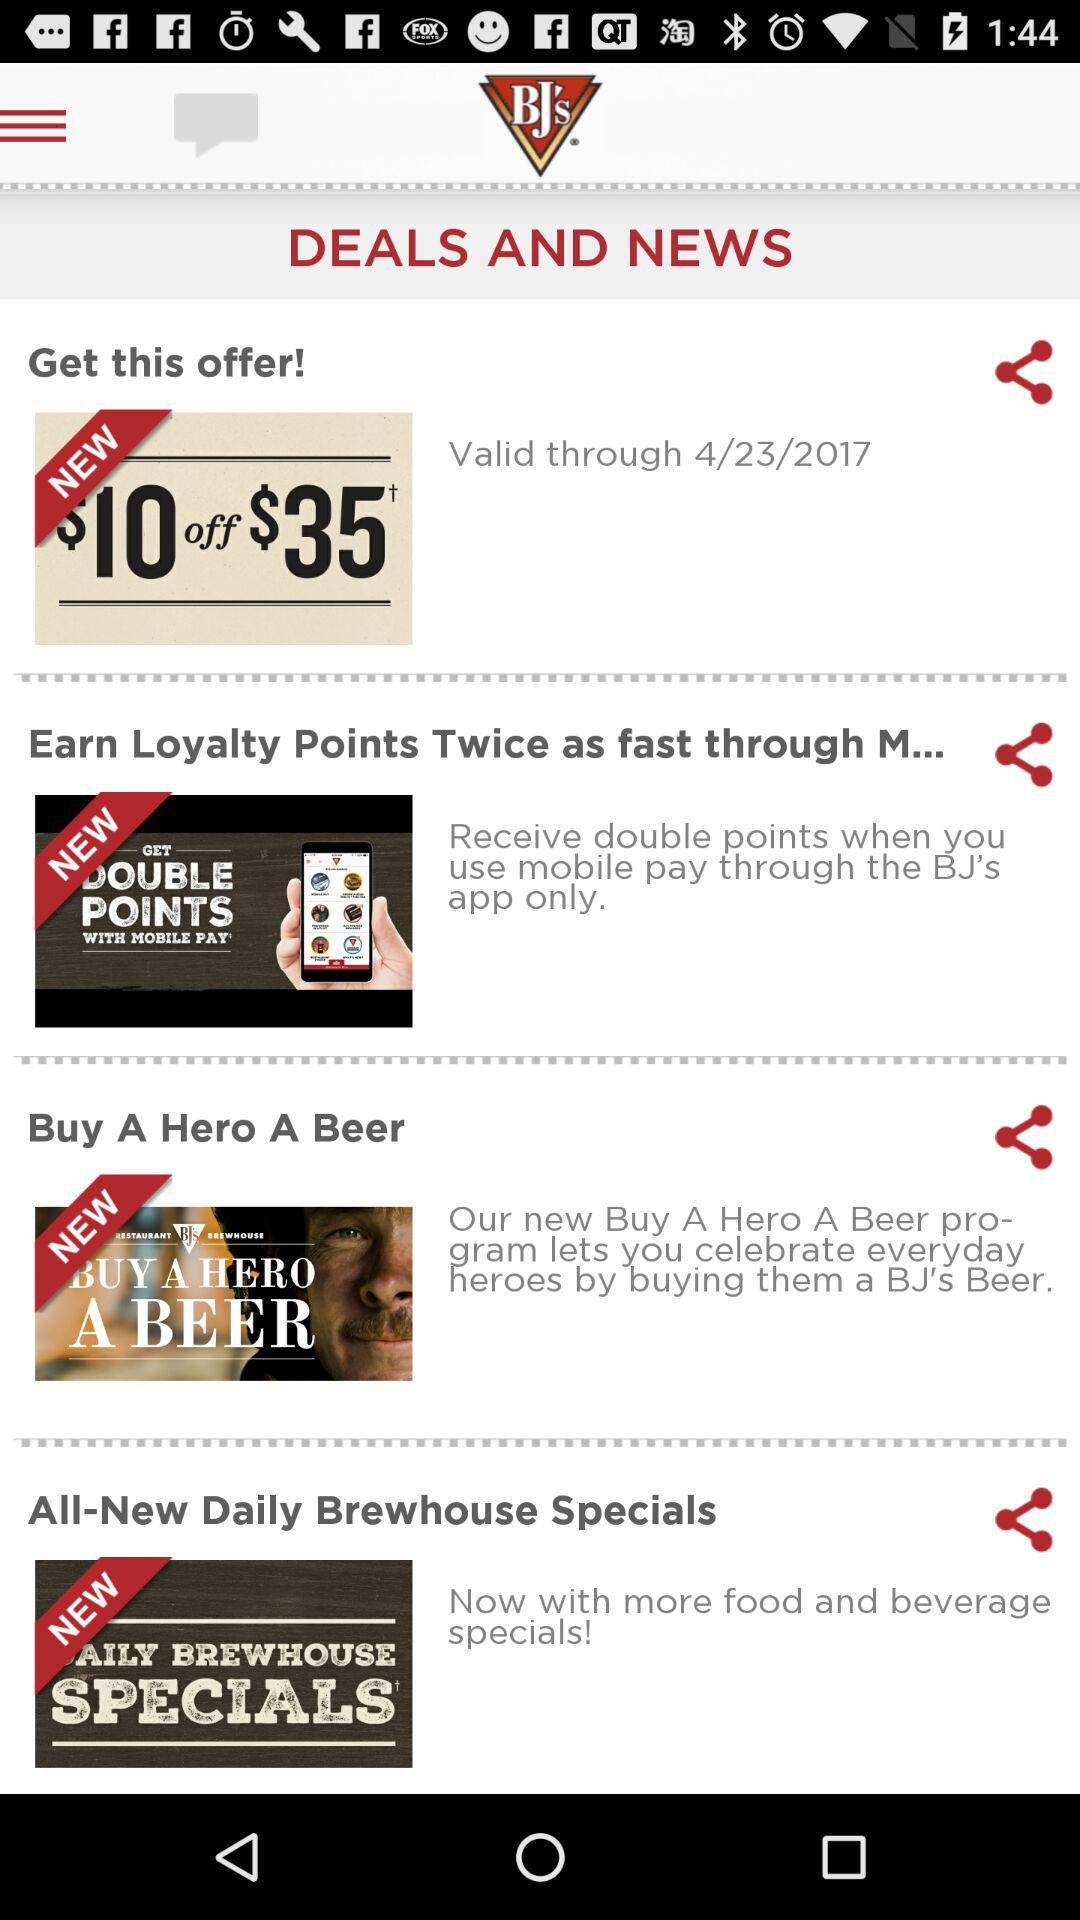 This screenshot has height=1920, width=1080. What do you see at coordinates (1024, 753) in the screenshot?
I see `shareing icone` at bounding box center [1024, 753].